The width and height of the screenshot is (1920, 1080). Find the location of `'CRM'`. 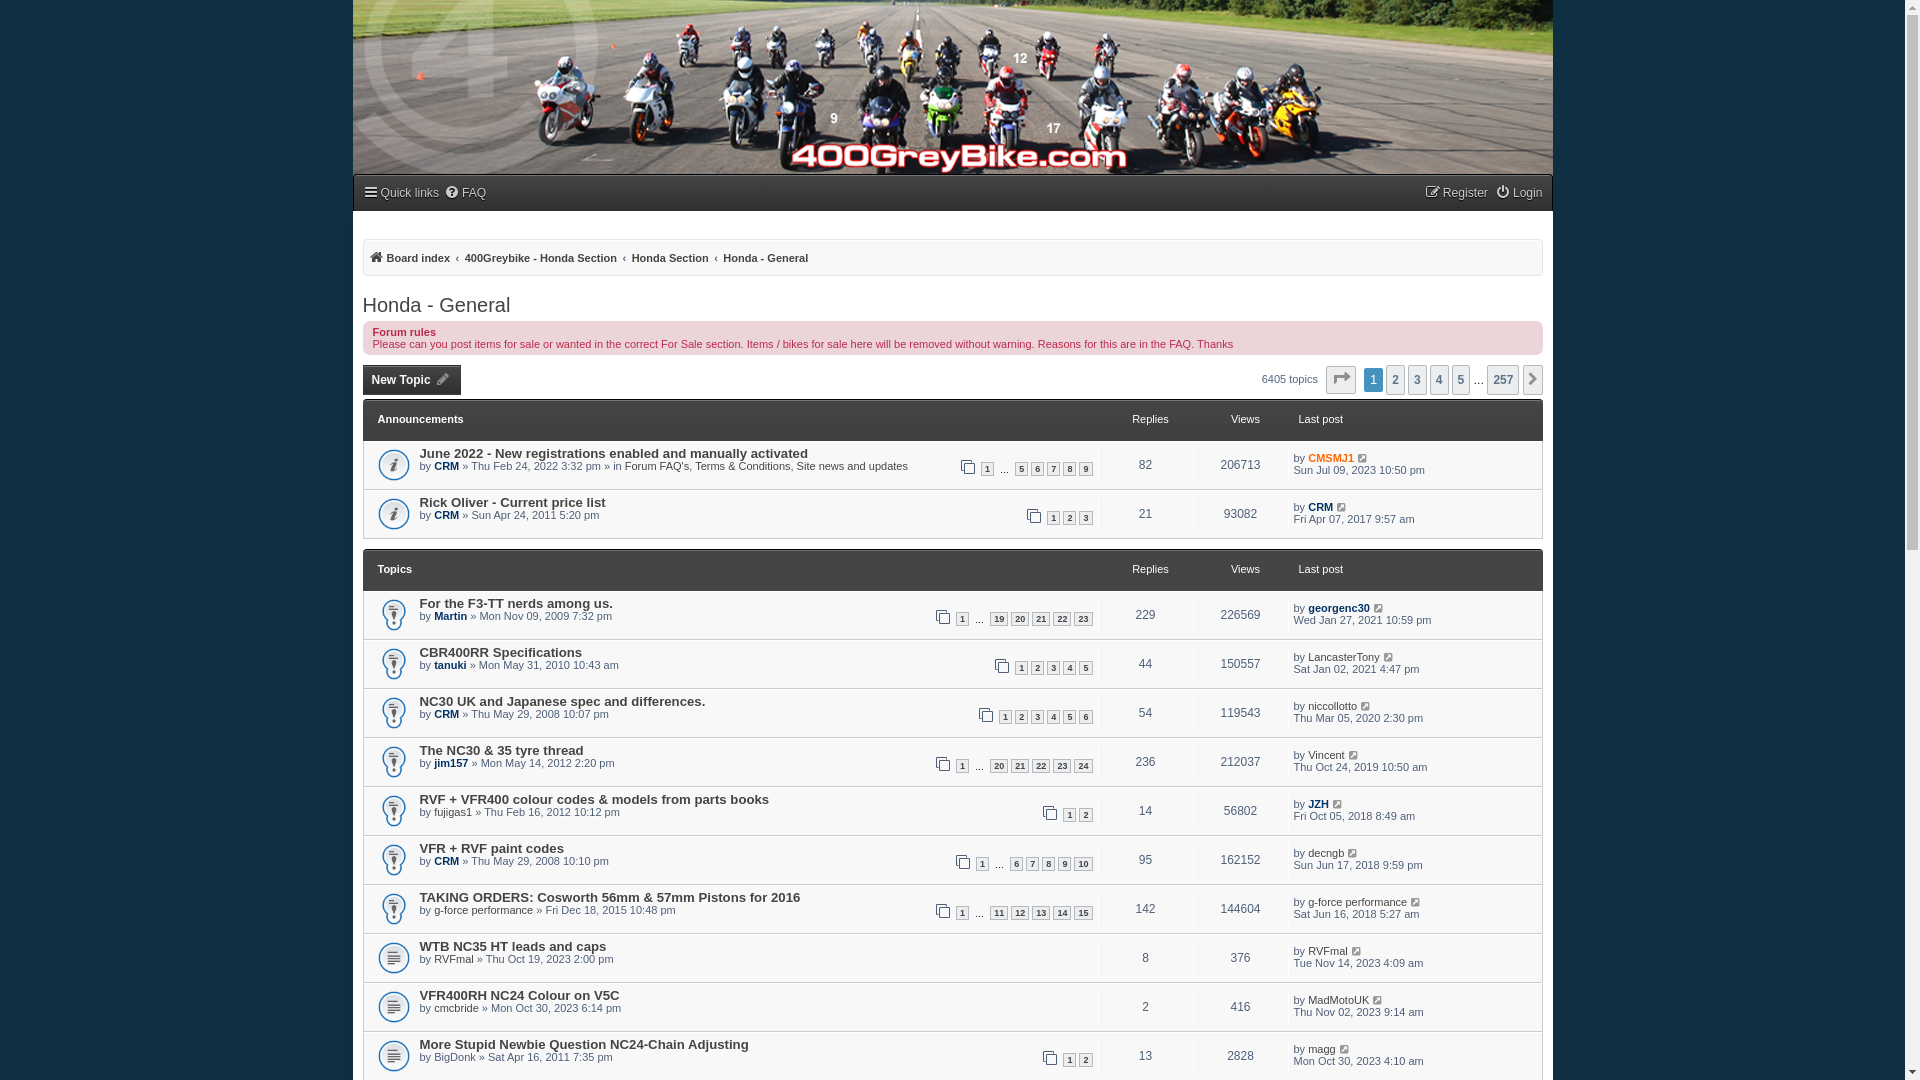

'CRM' is located at coordinates (432, 466).